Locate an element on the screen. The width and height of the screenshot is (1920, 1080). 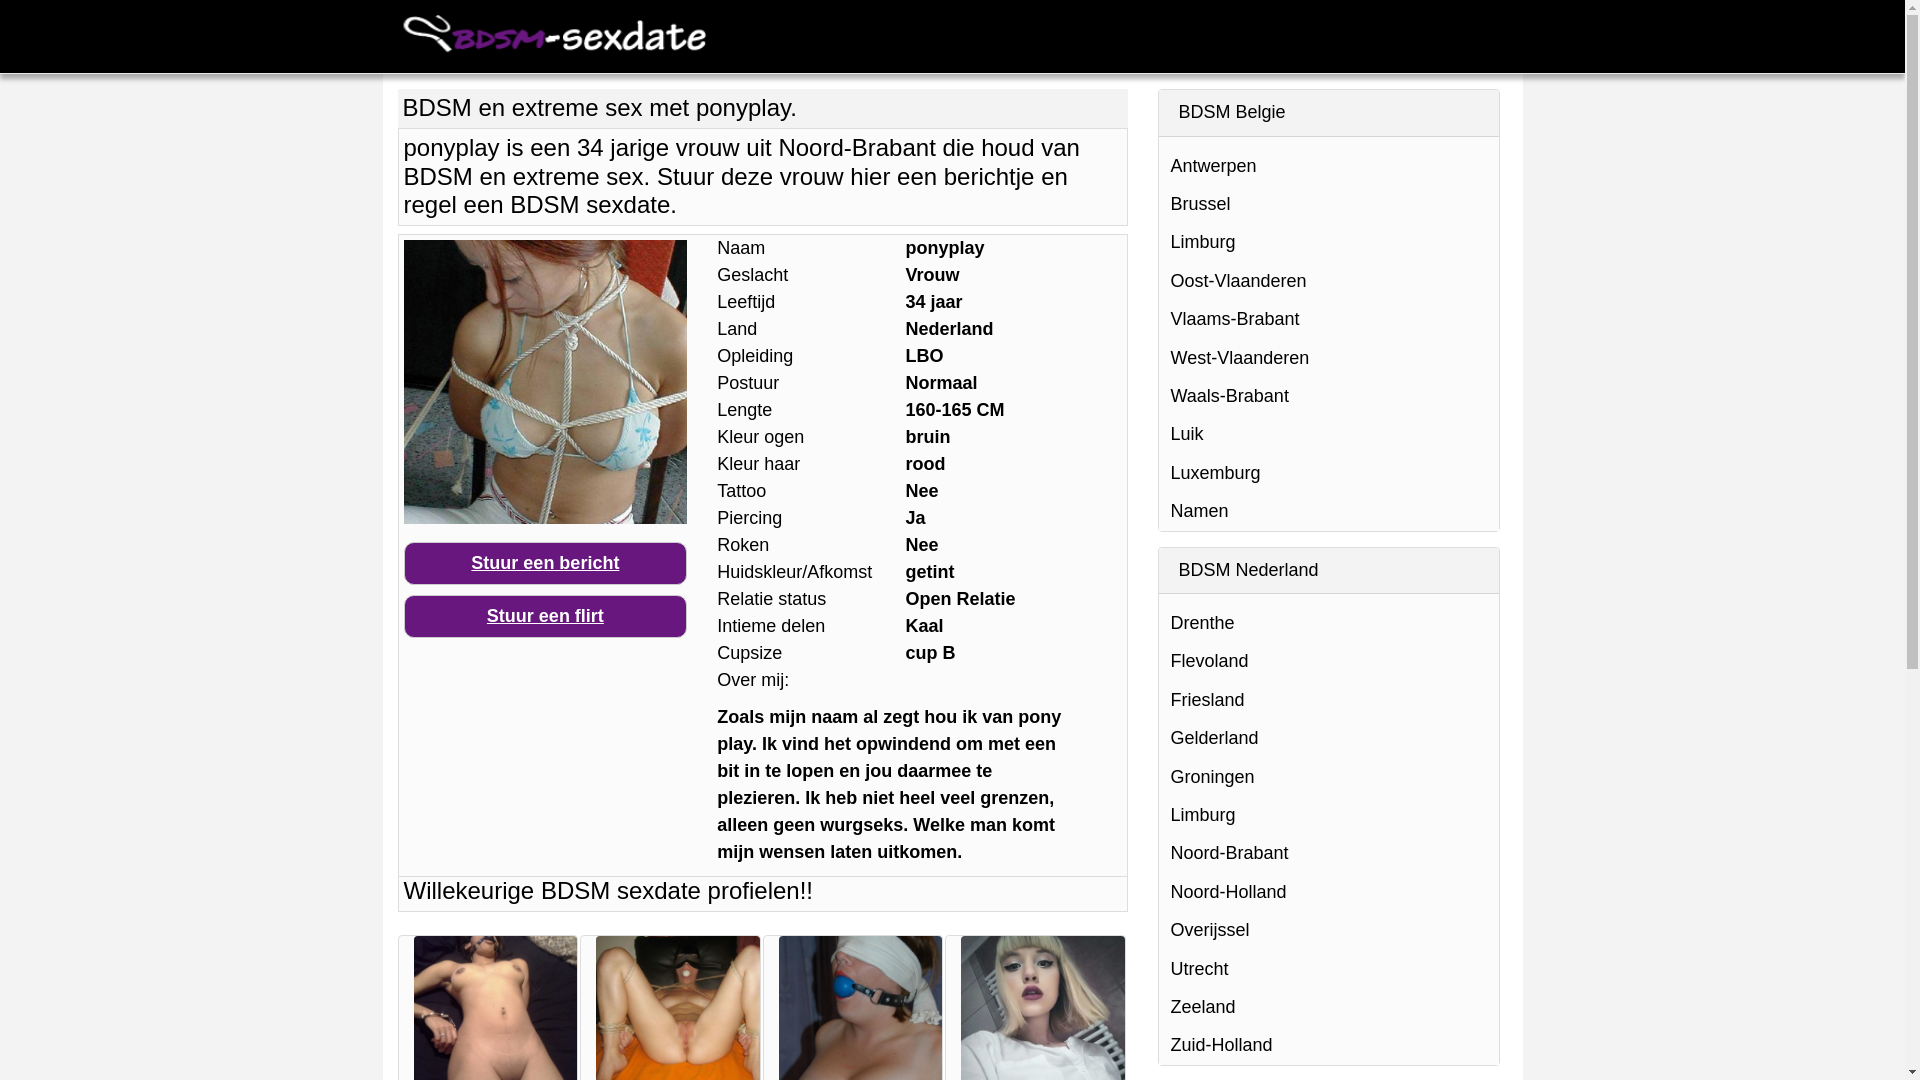
'Luxemburg' is located at coordinates (1328, 473).